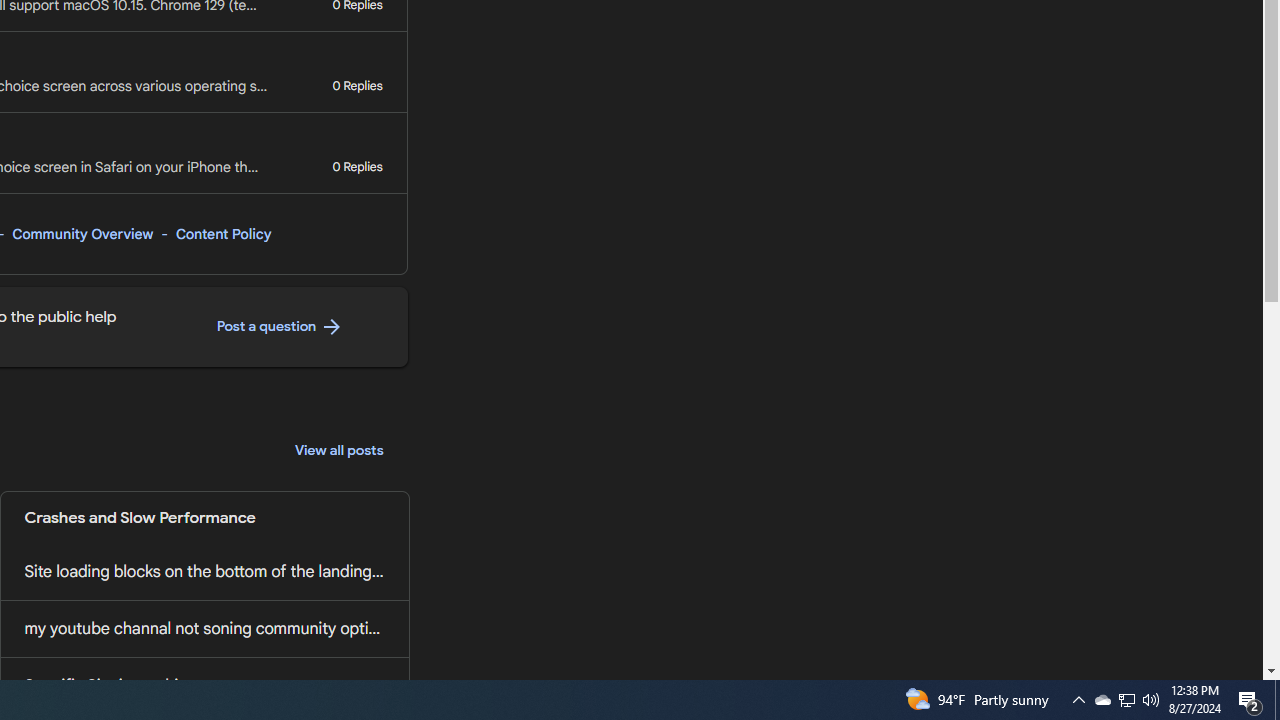 This screenshot has width=1280, height=720. I want to click on 'Post a question ', so click(279, 326).